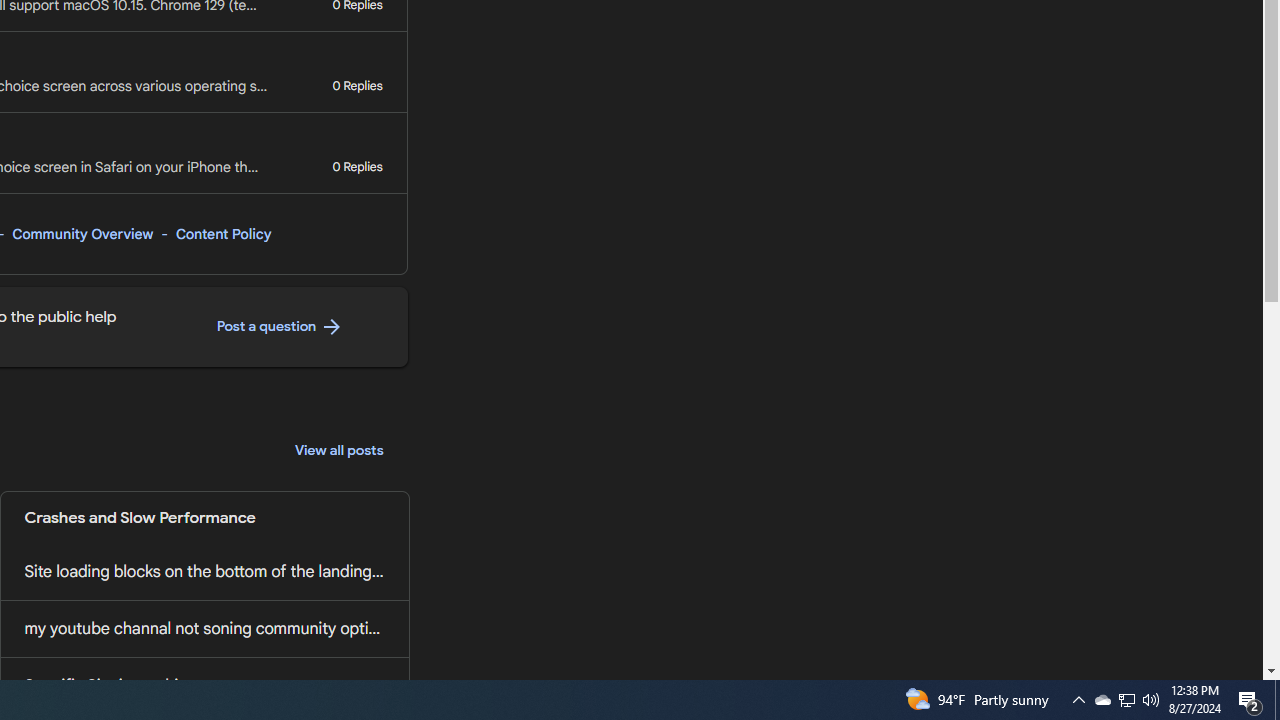 This screenshot has width=1280, height=720. I want to click on 'Post a question ', so click(279, 326).